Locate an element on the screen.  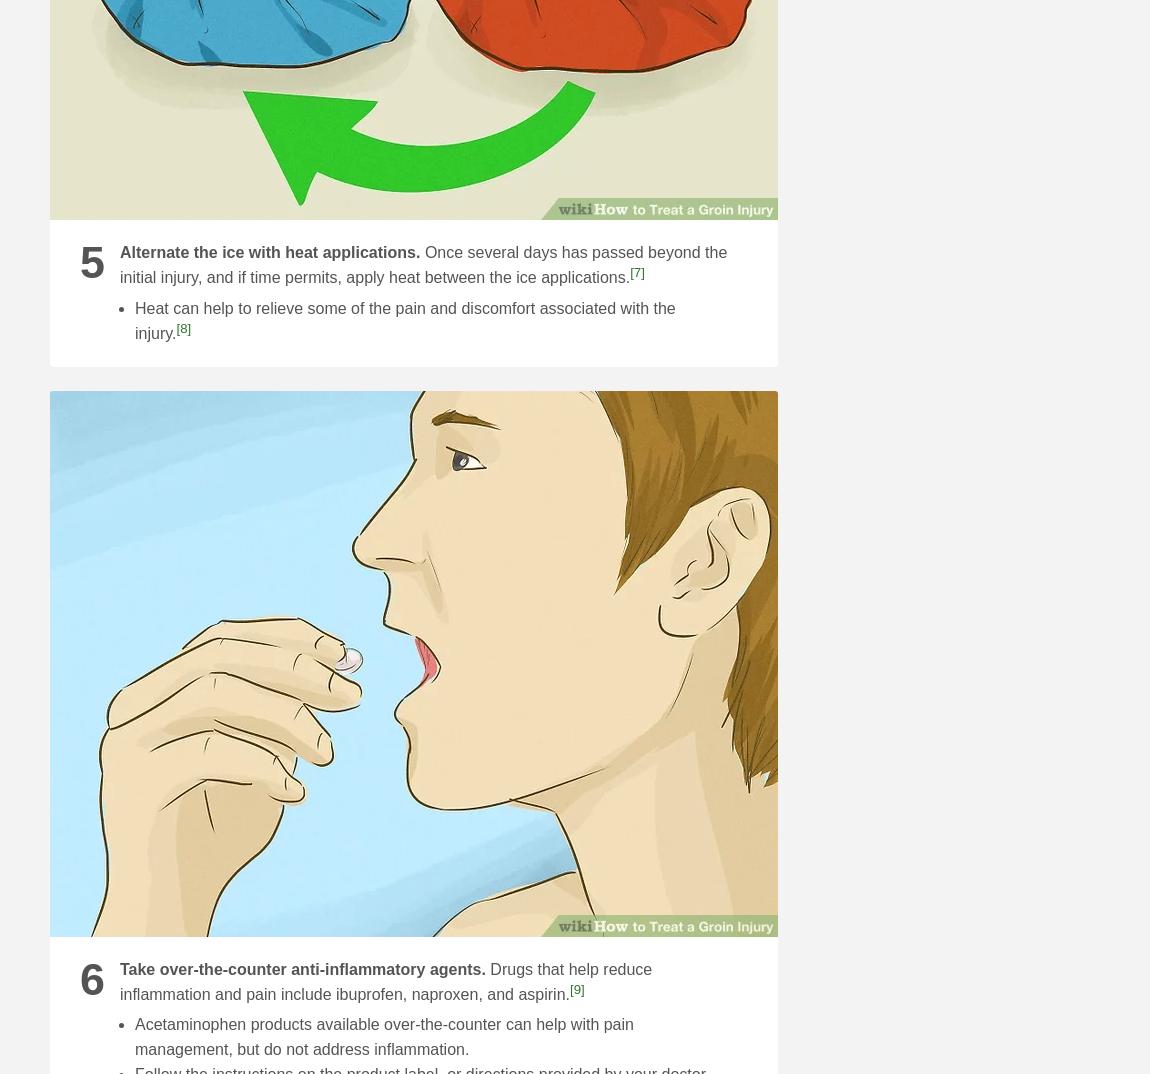
'Take over-the-counter anti-inflammatory agents.' is located at coordinates (301, 967).